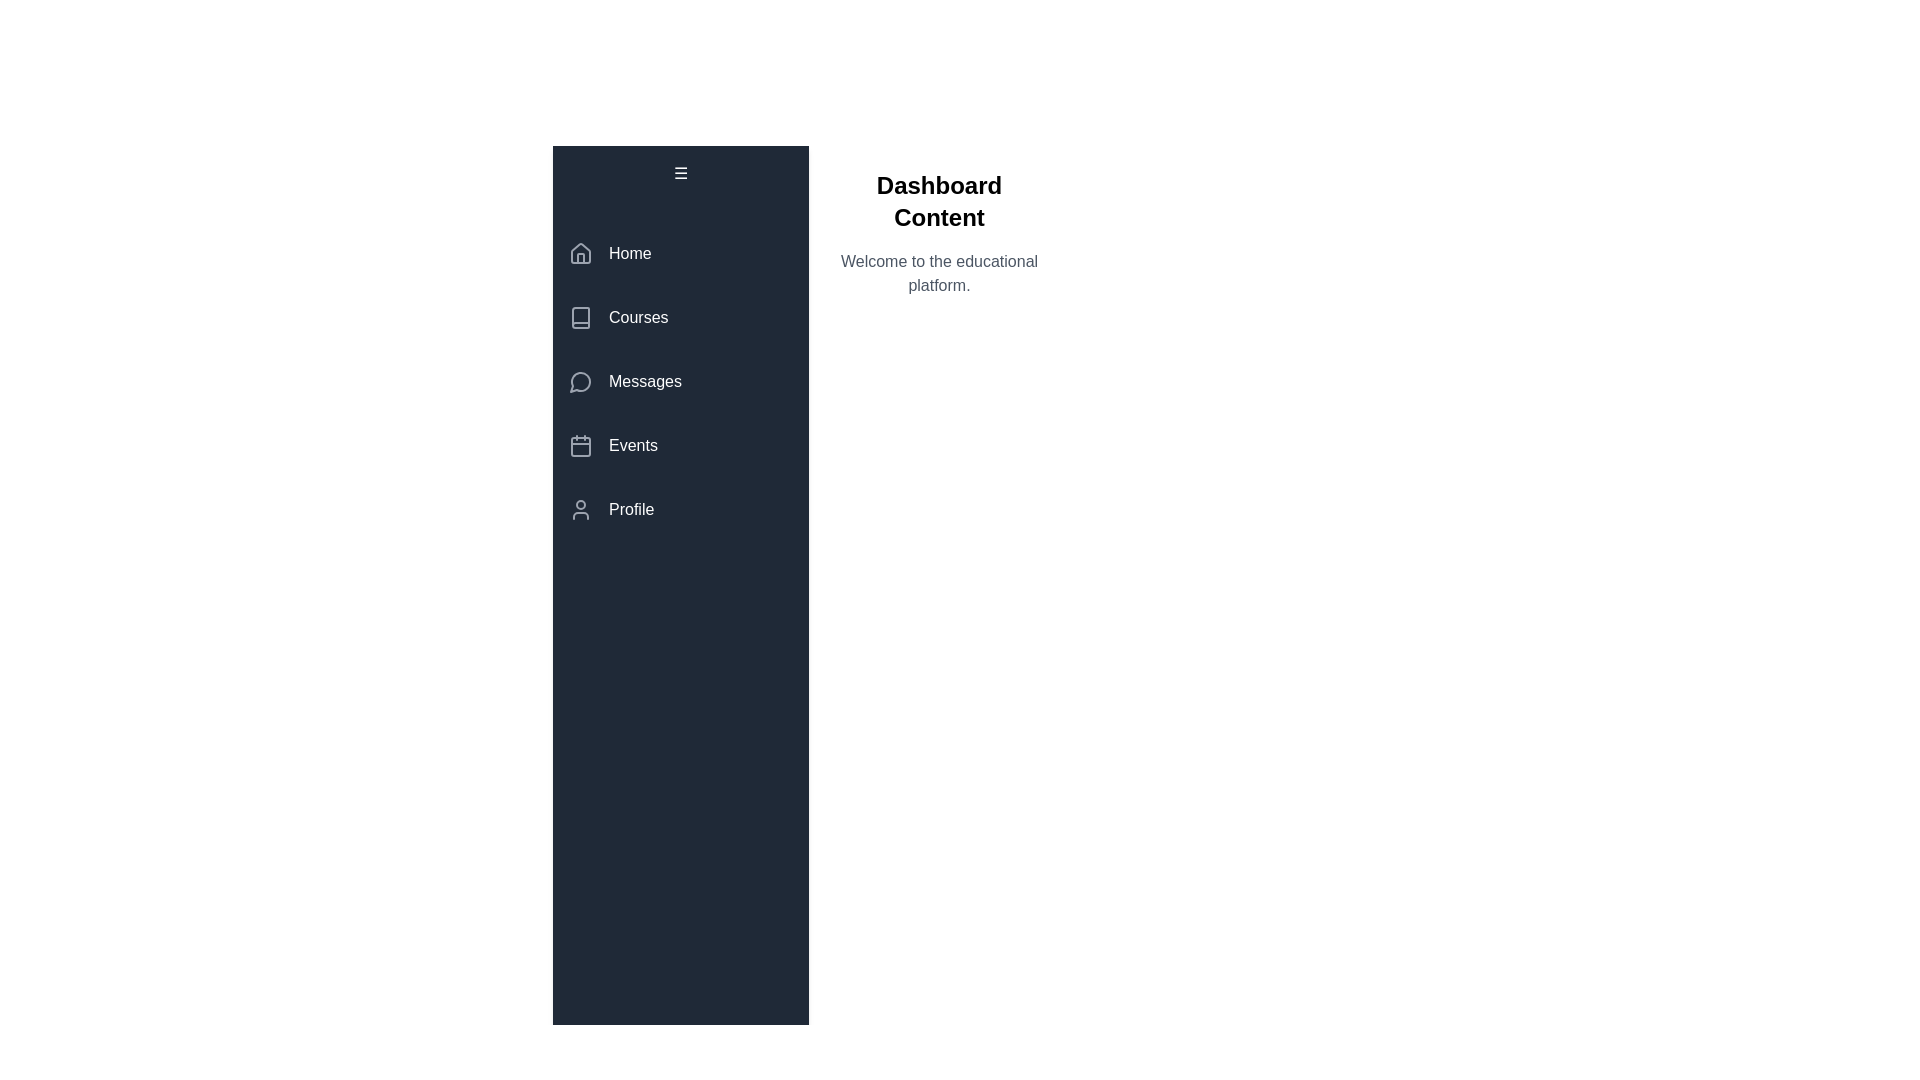 The width and height of the screenshot is (1920, 1080). What do you see at coordinates (681, 381) in the screenshot?
I see `the menu item labeled Messages to observe visual feedback` at bounding box center [681, 381].